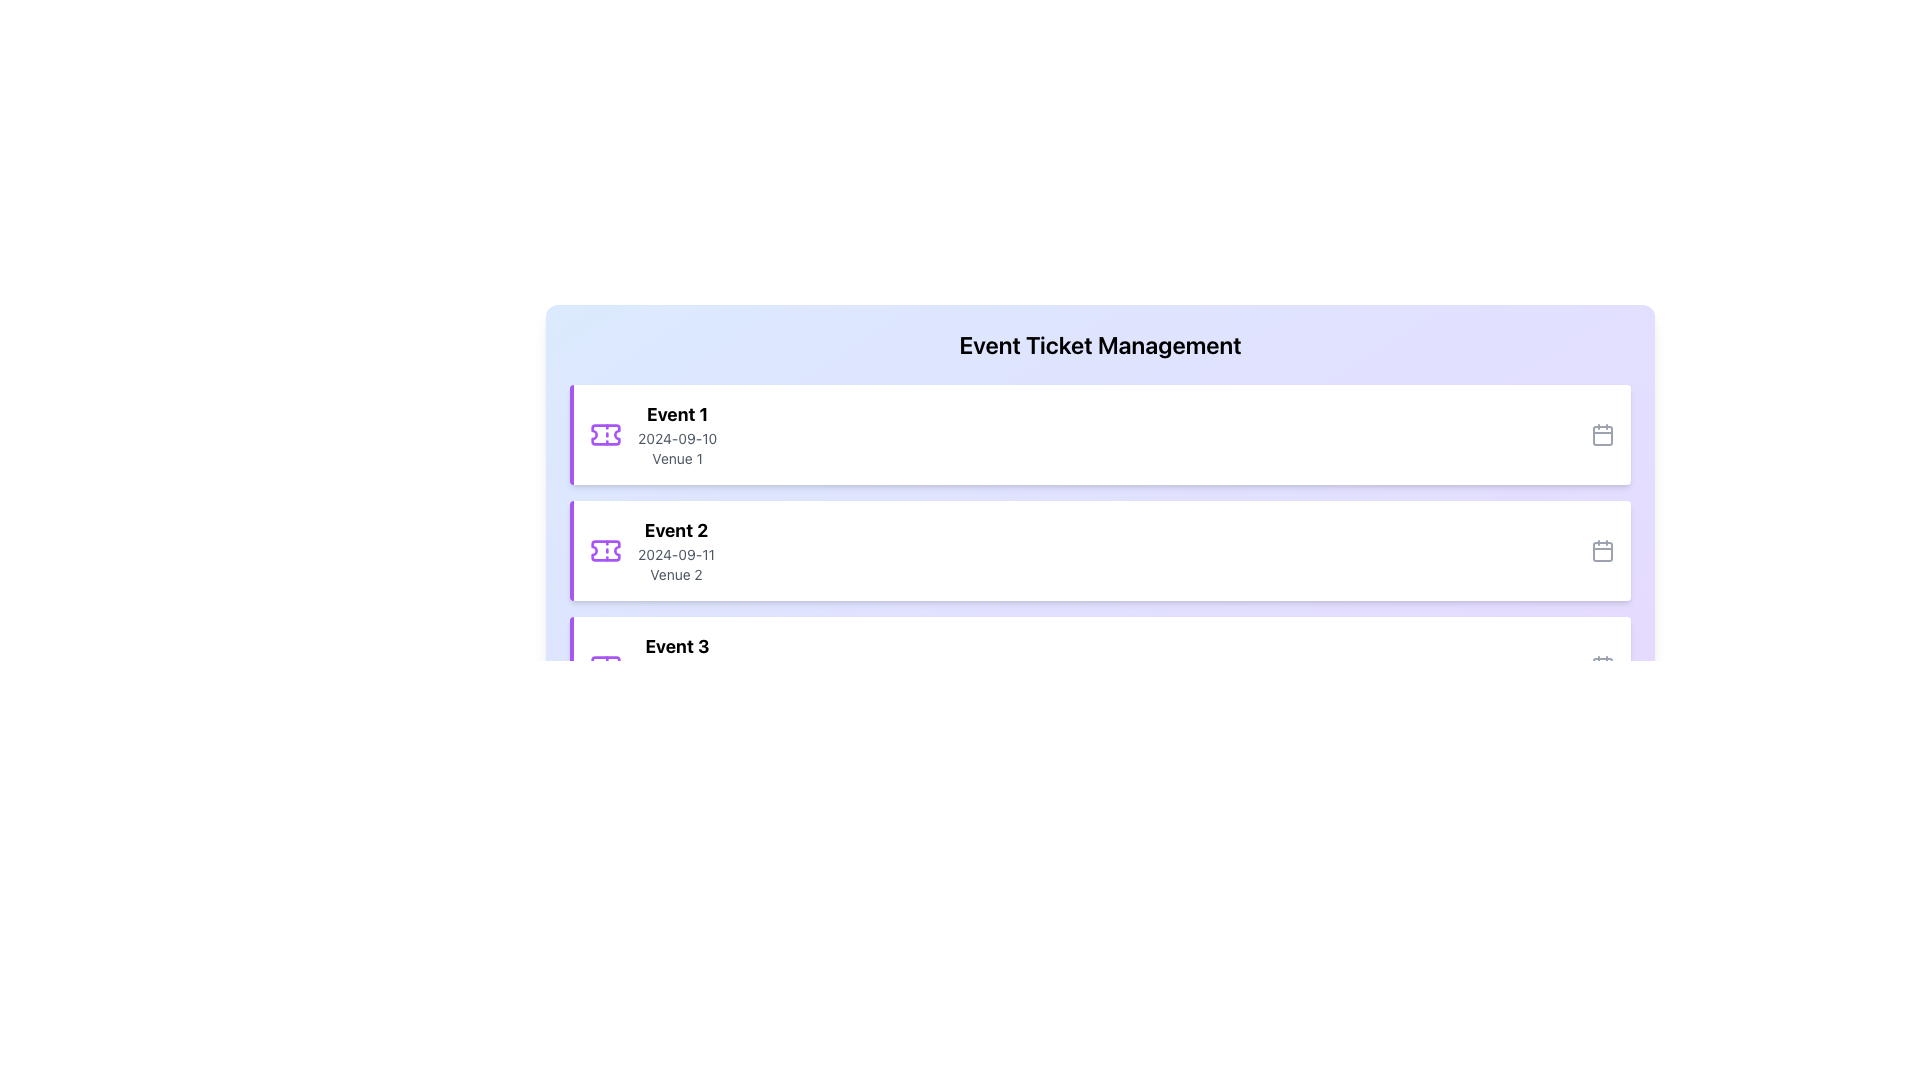 The height and width of the screenshot is (1080, 1920). What do you see at coordinates (677, 667) in the screenshot?
I see `information displayed in the static informational display located in the third section of the event list, positioned below 'Event 2'` at bounding box center [677, 667].